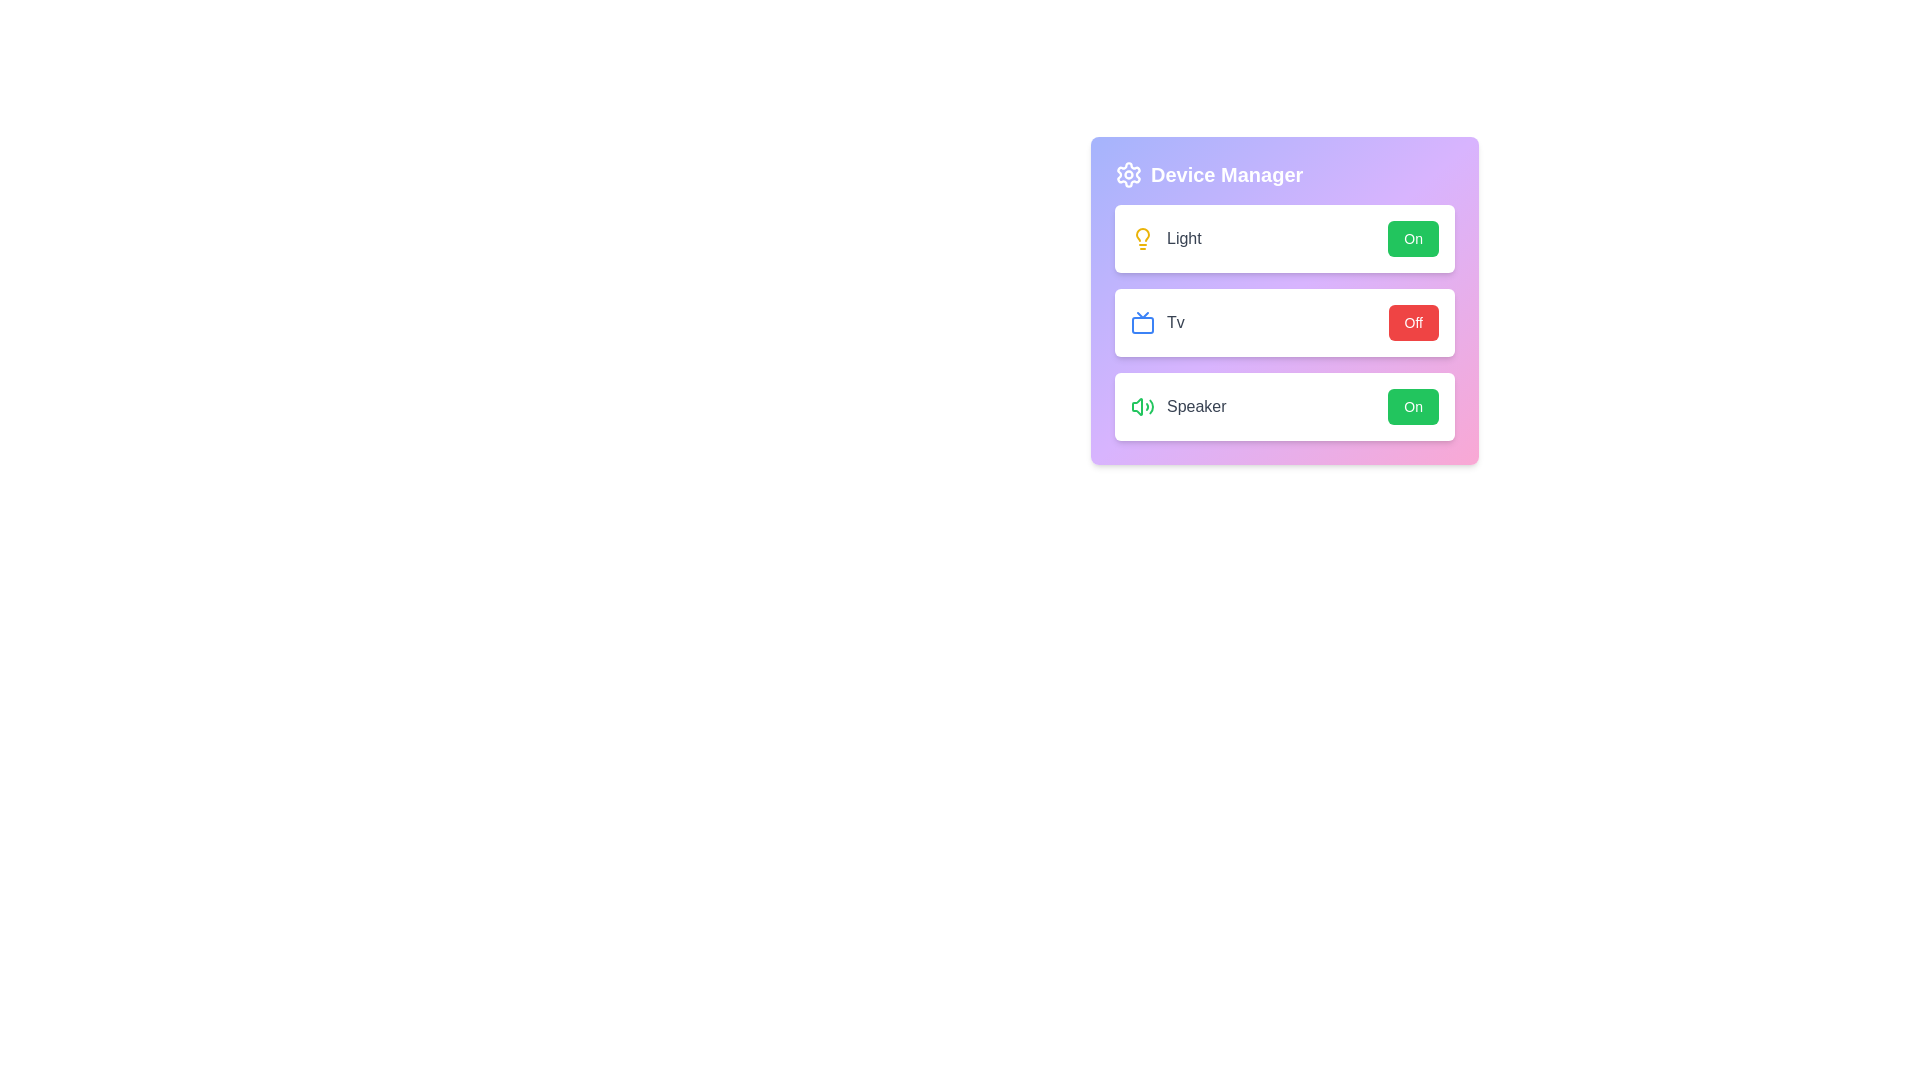 The width and height of the screenshot is (1920, 1080). Describe the element at coordinates (1128, 173) in the screenshot. I see `the settings icon to observe its details` at that location.